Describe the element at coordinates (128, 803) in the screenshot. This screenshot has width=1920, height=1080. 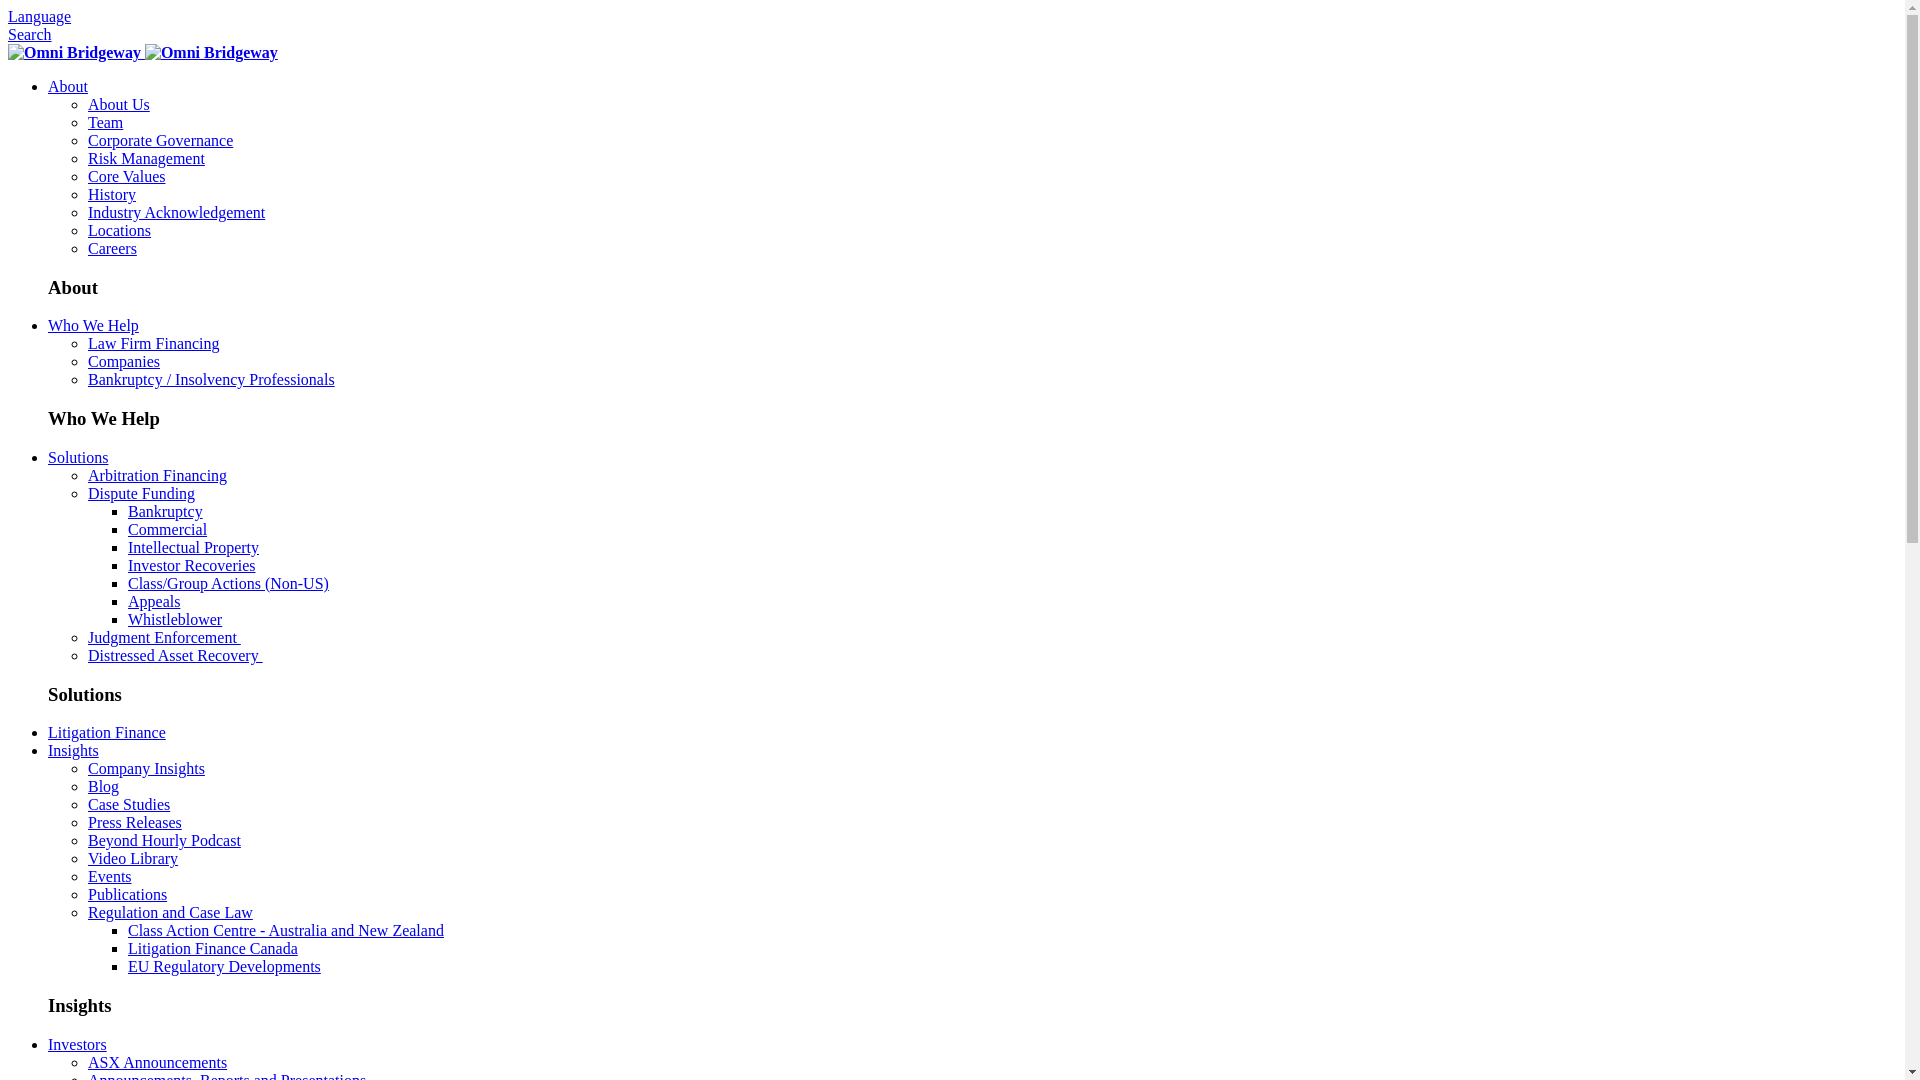
I see `'Case Studies'` at that location.